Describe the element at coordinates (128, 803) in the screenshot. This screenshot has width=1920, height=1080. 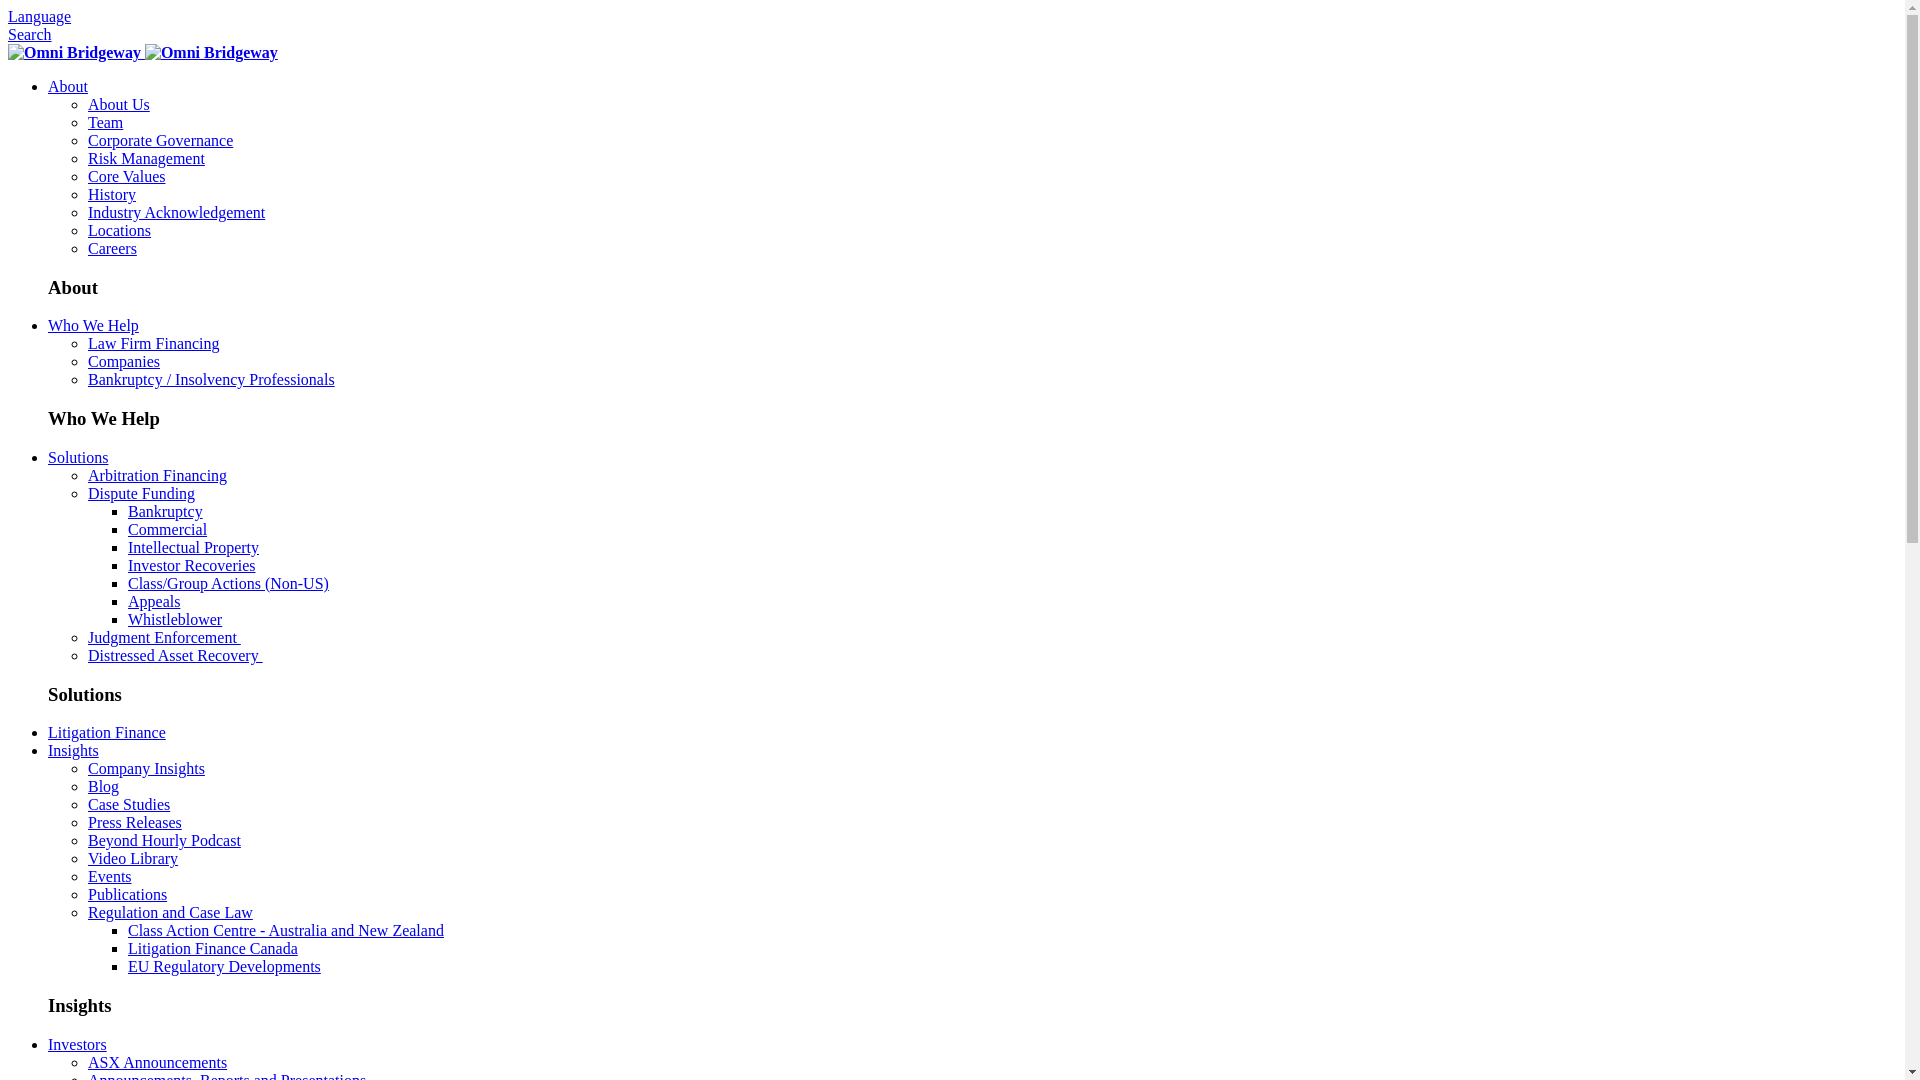
I see `'Case Studies'` at that location.